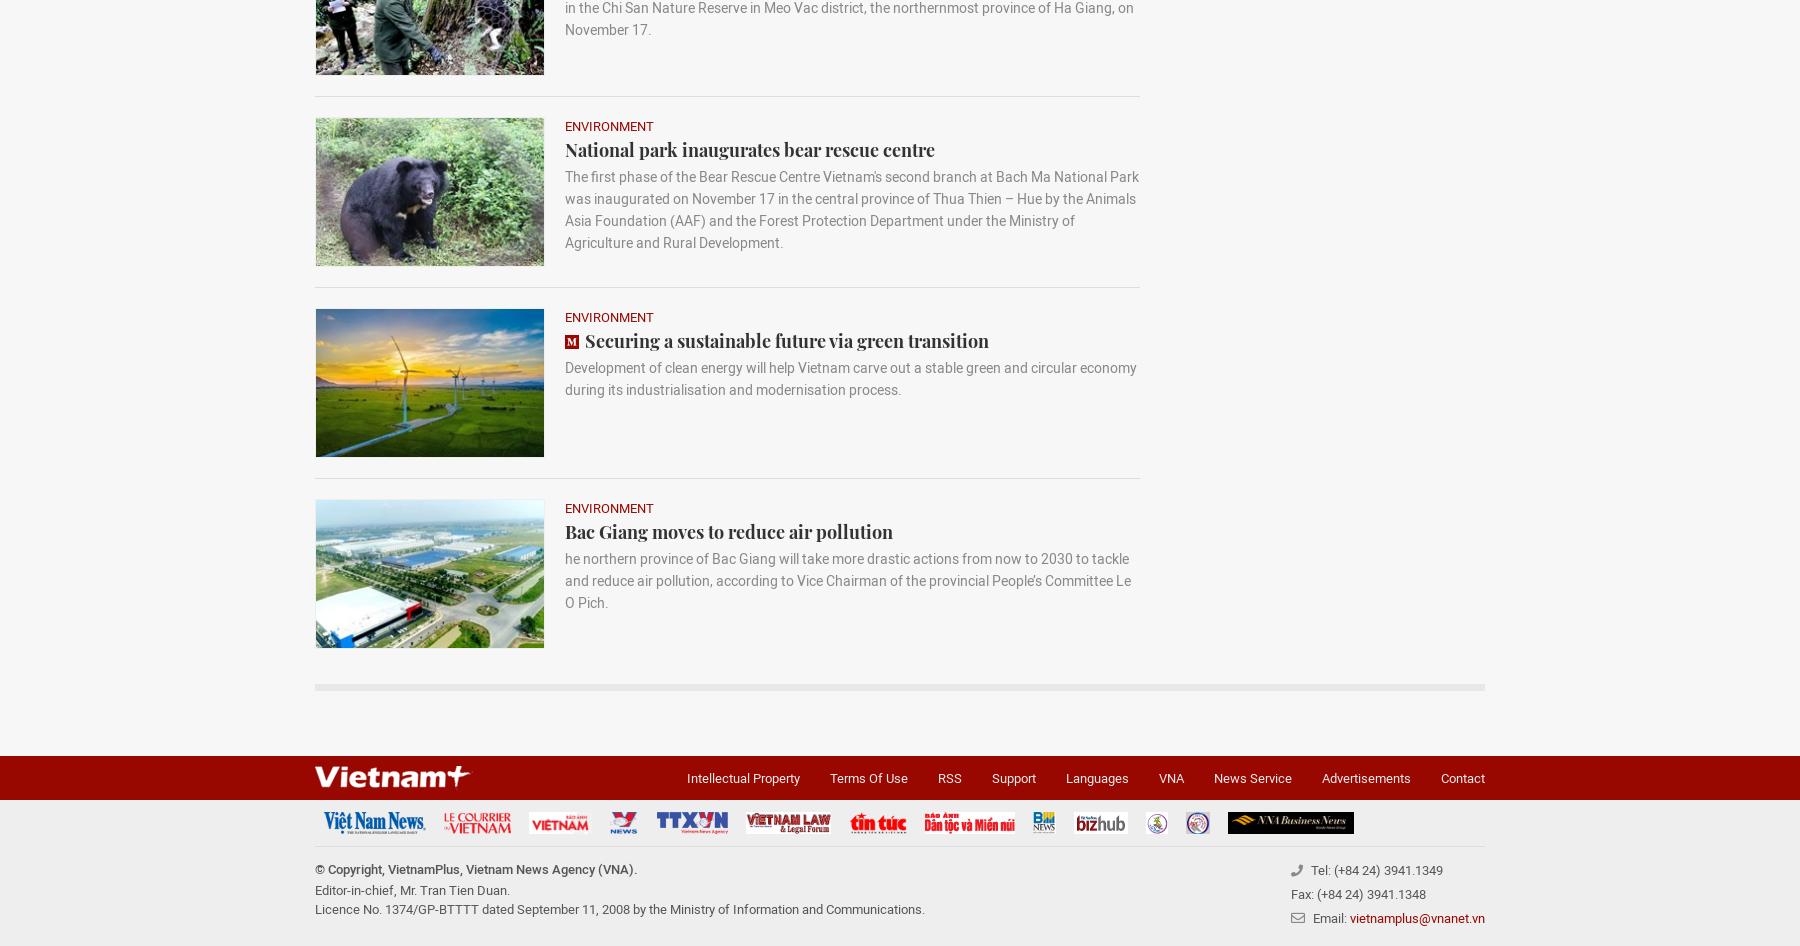 The image size is (1800, 946). Describe the element at coordinates (716, 767) in the screenshot. I see `'Forest coverage improves in Phu Quy island'` at that location.